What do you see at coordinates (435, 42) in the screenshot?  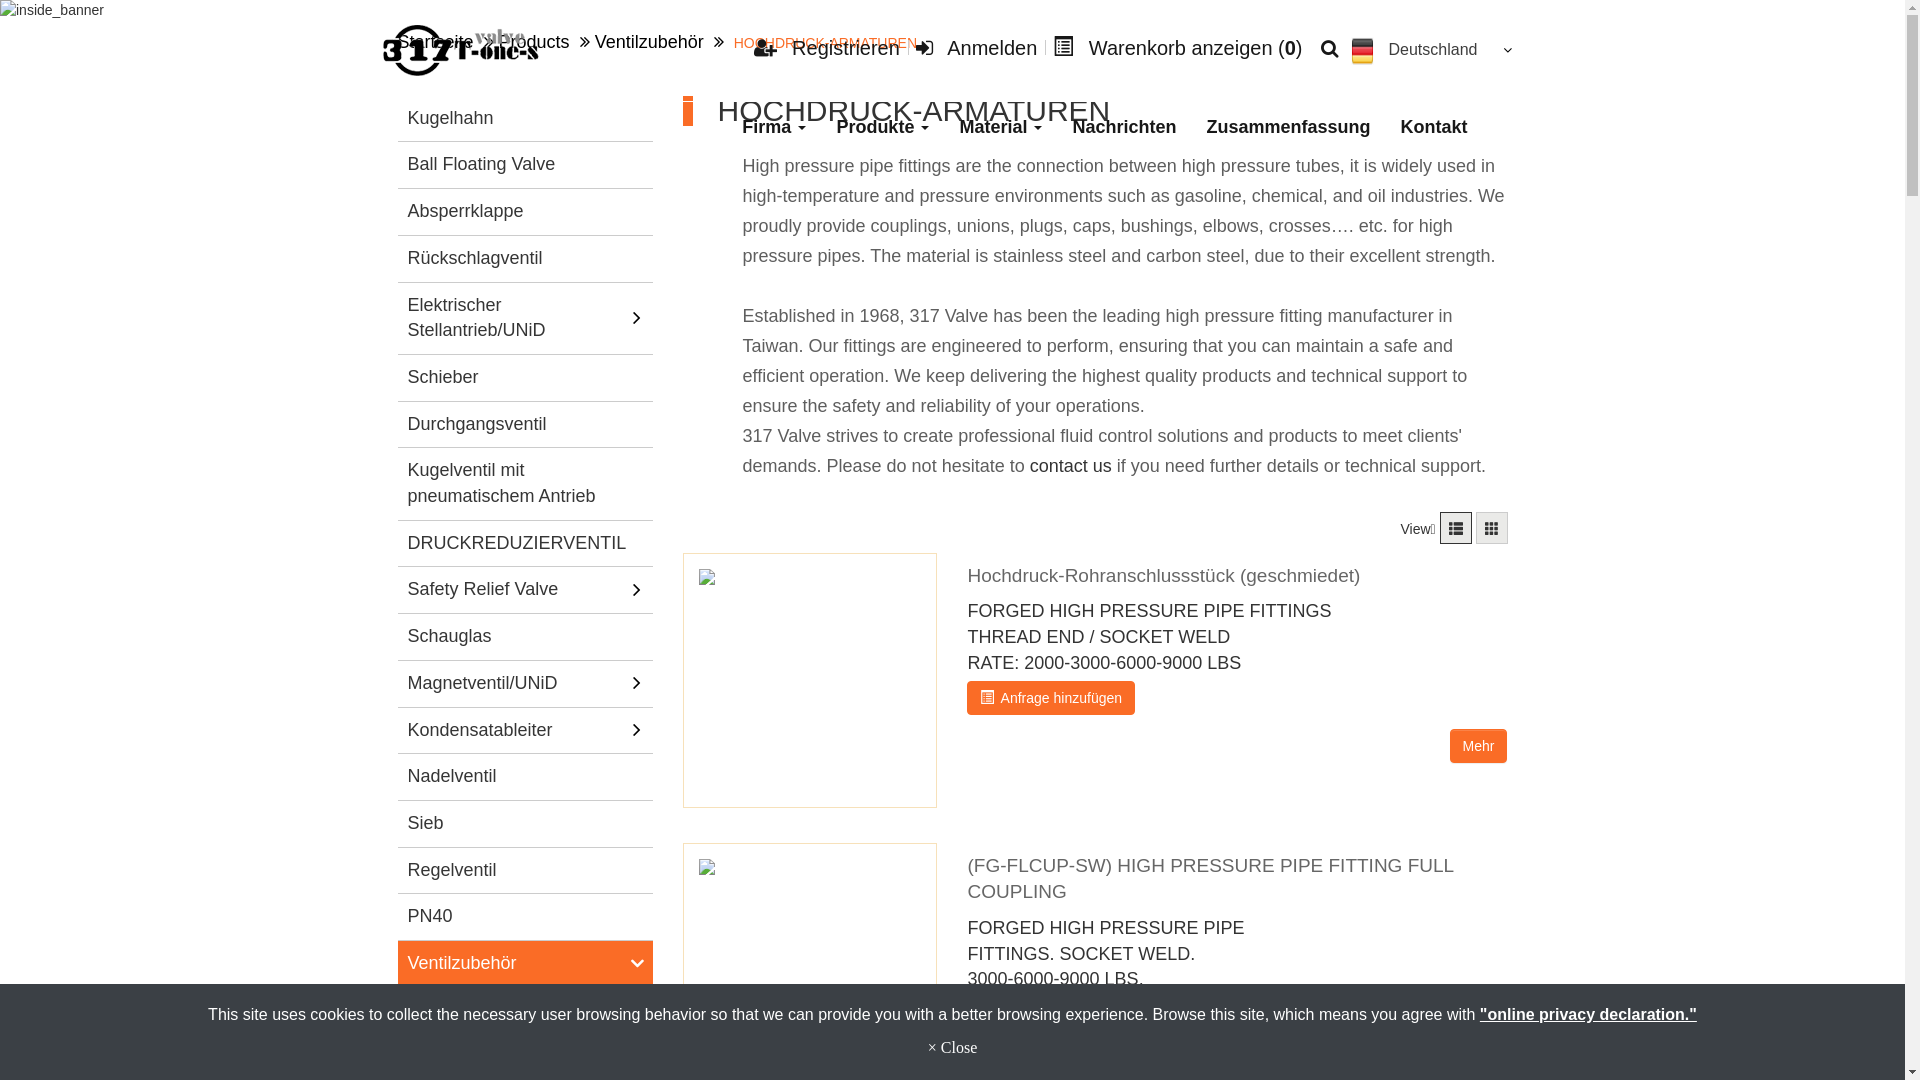 I see `'Startseite'` at bounding box center [435, 42].